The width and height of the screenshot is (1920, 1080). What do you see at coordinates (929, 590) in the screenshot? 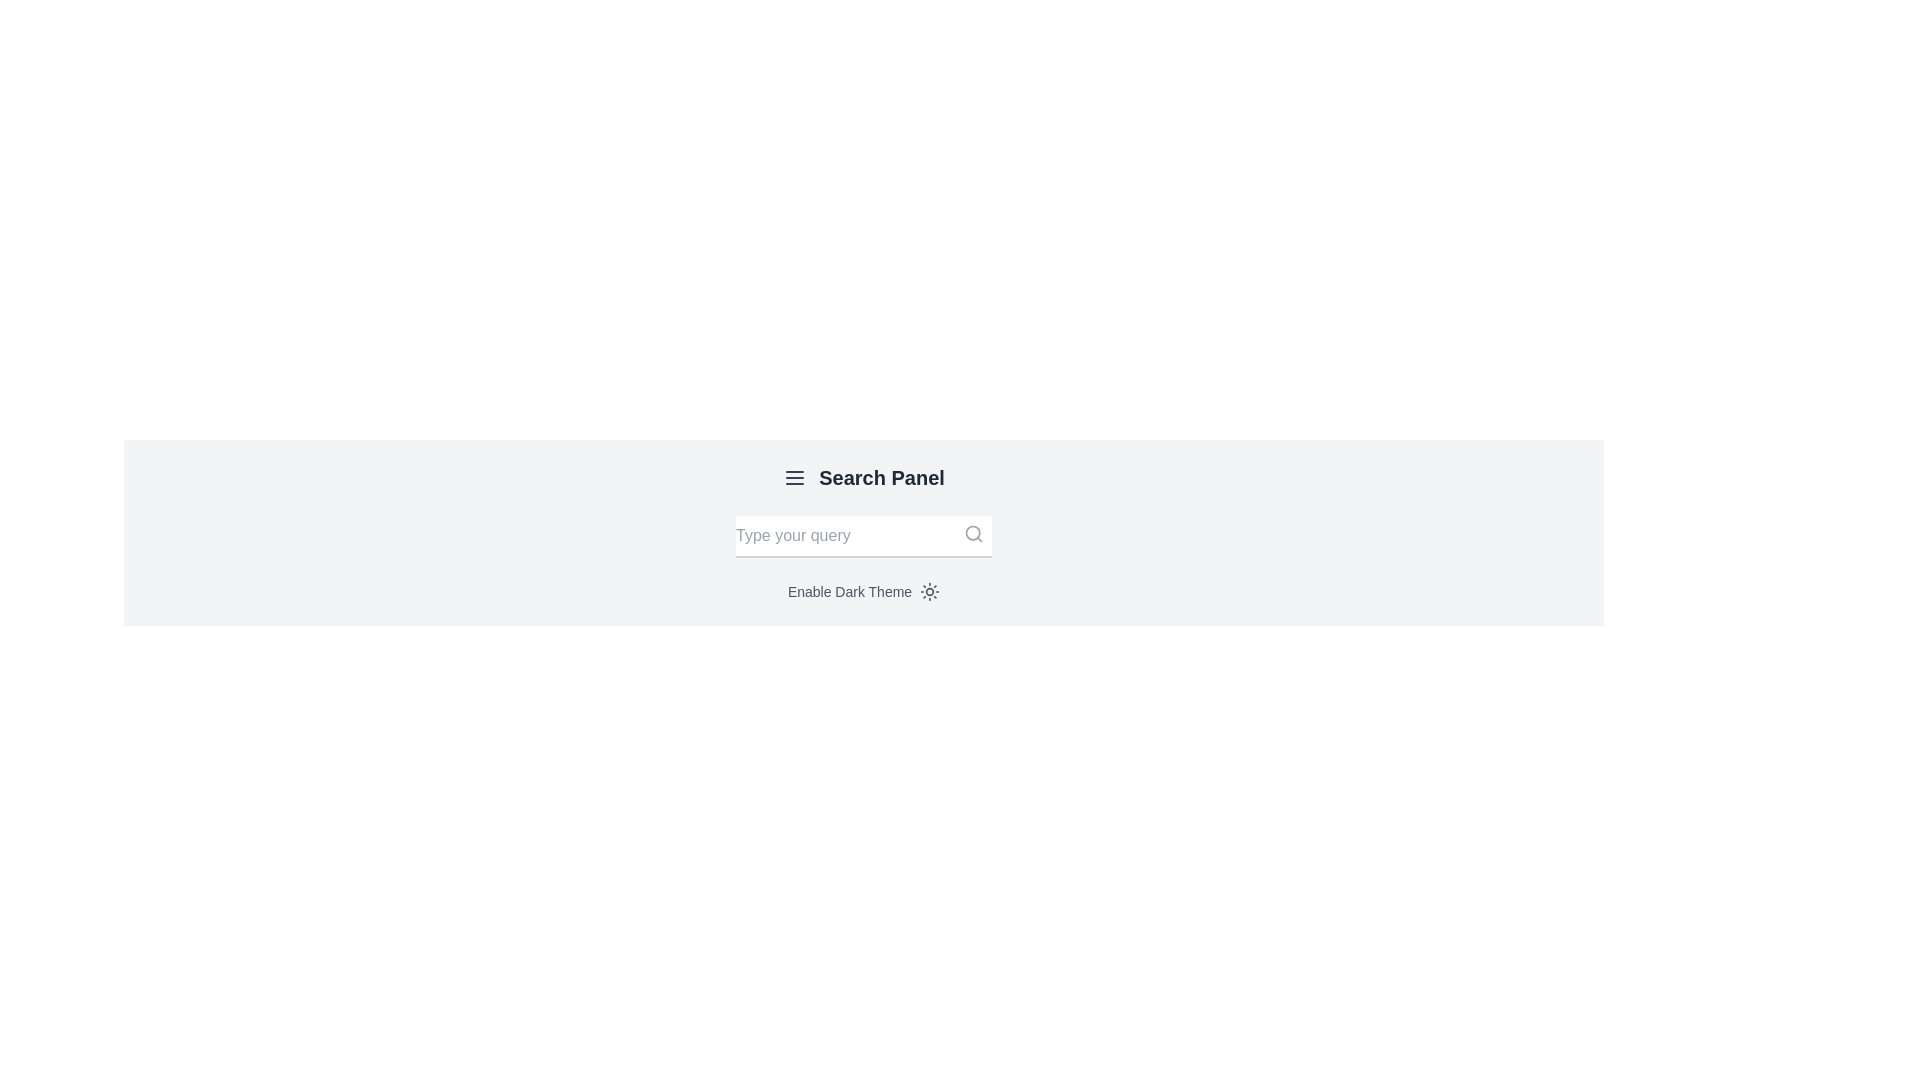
I see `the sun icon located next to the text 'Enable Dark Theme'` at bounding box center [929, 590].